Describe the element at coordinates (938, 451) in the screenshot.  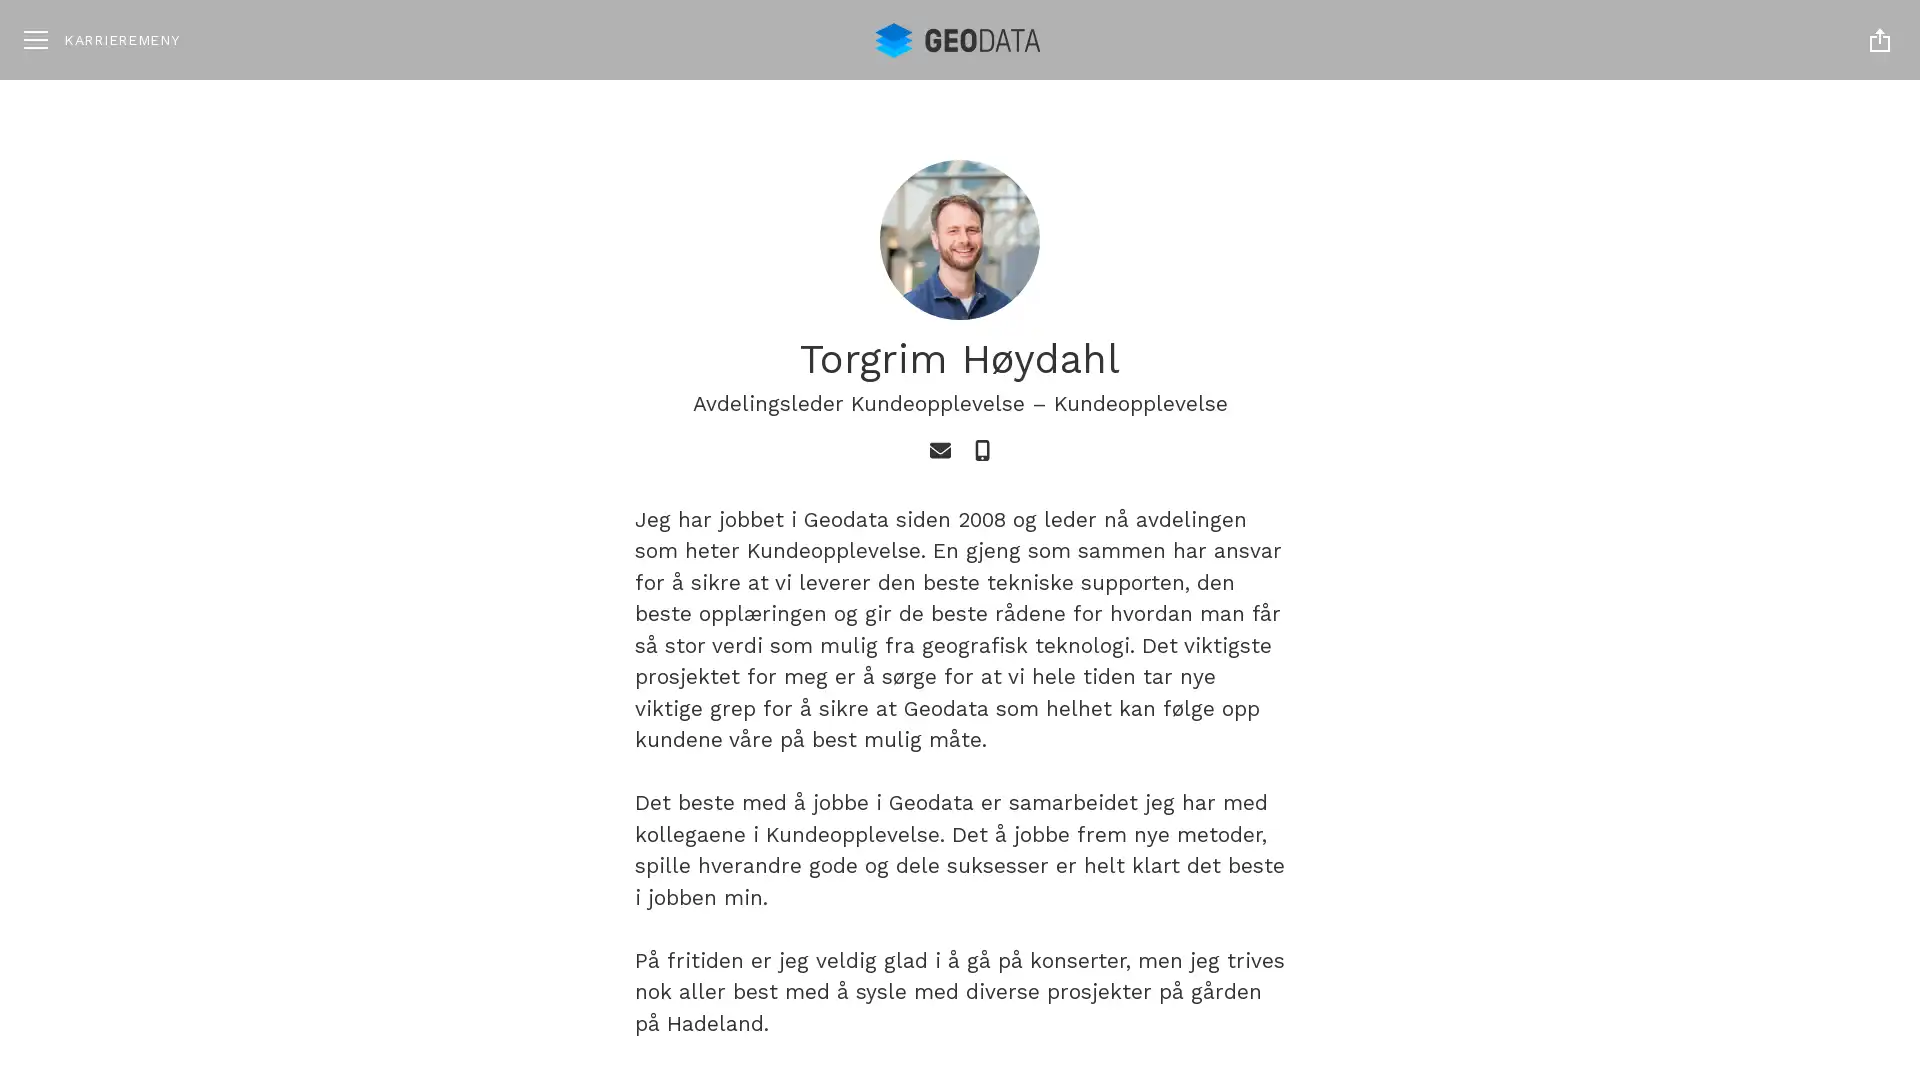
I see `E-post` at that location.